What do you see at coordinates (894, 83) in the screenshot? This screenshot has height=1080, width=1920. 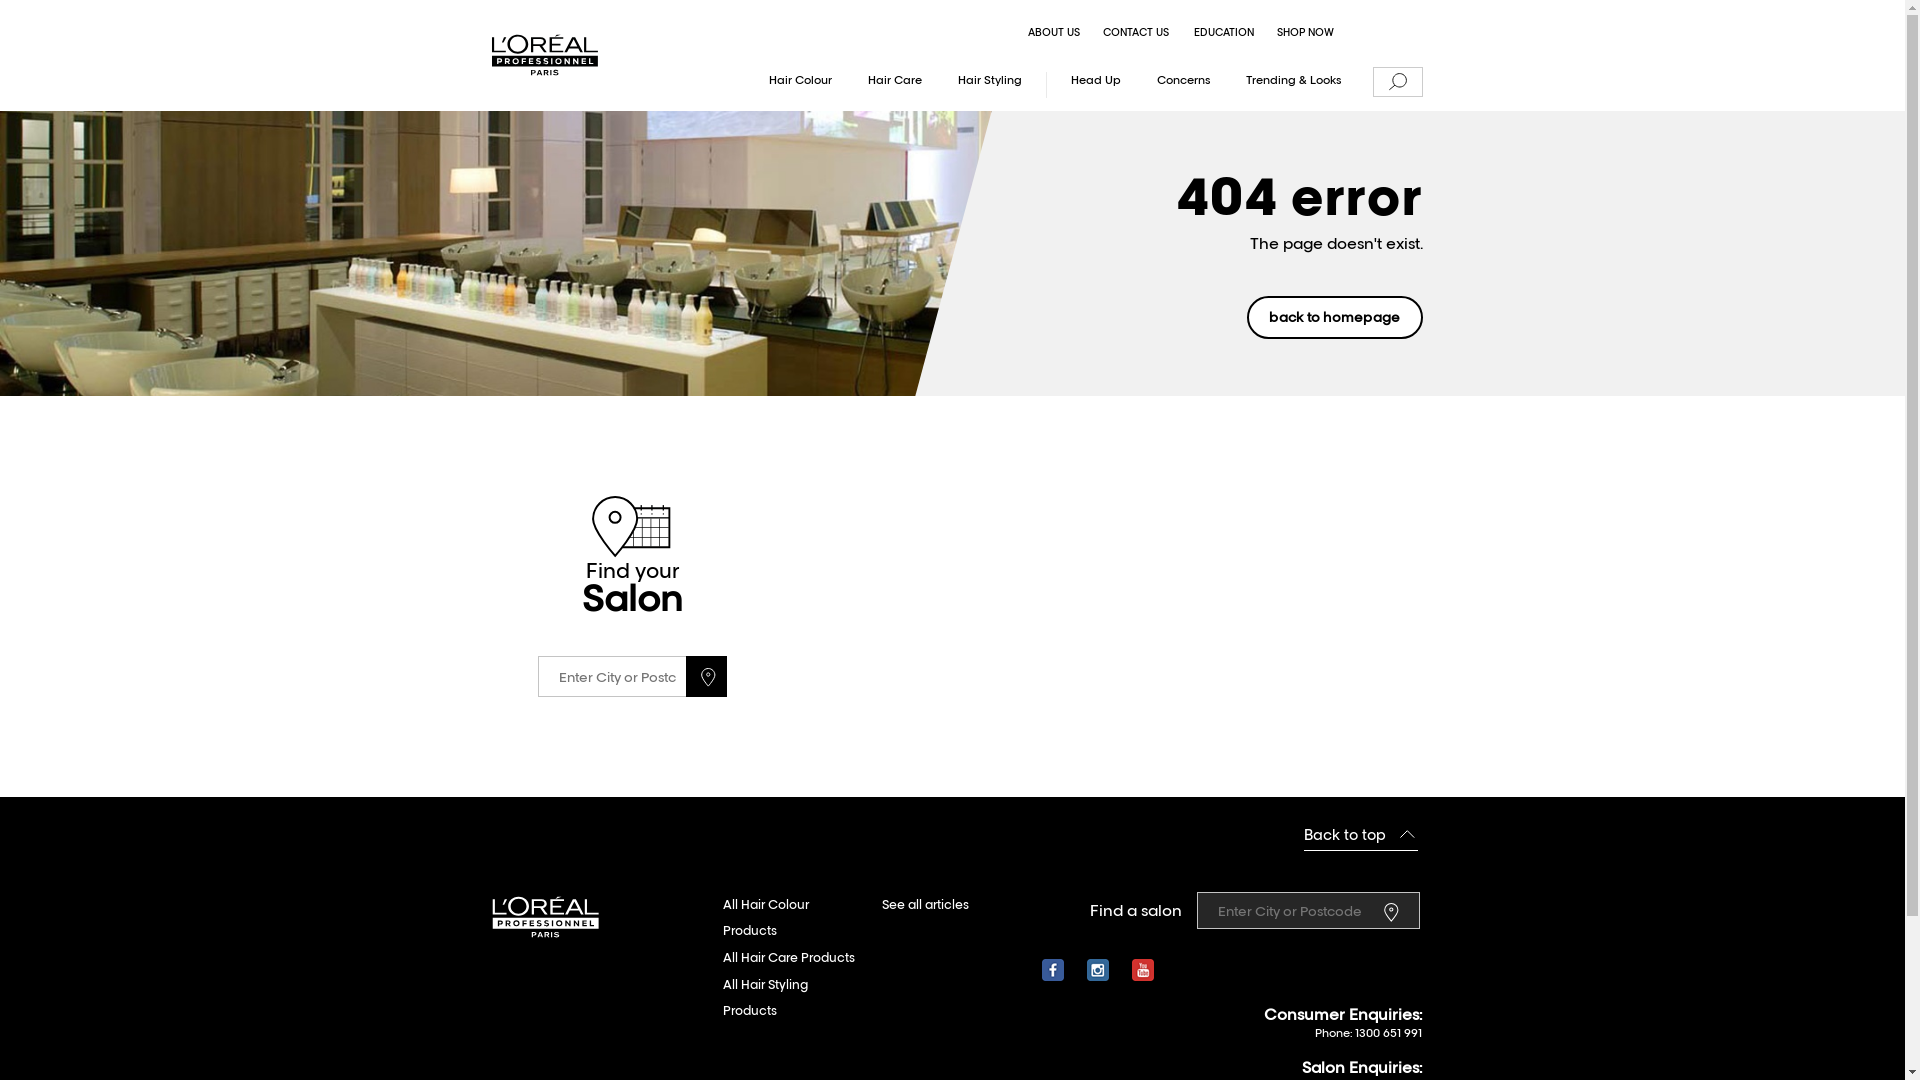 I see `'Hair Care'` at bounding box center [894, 83].